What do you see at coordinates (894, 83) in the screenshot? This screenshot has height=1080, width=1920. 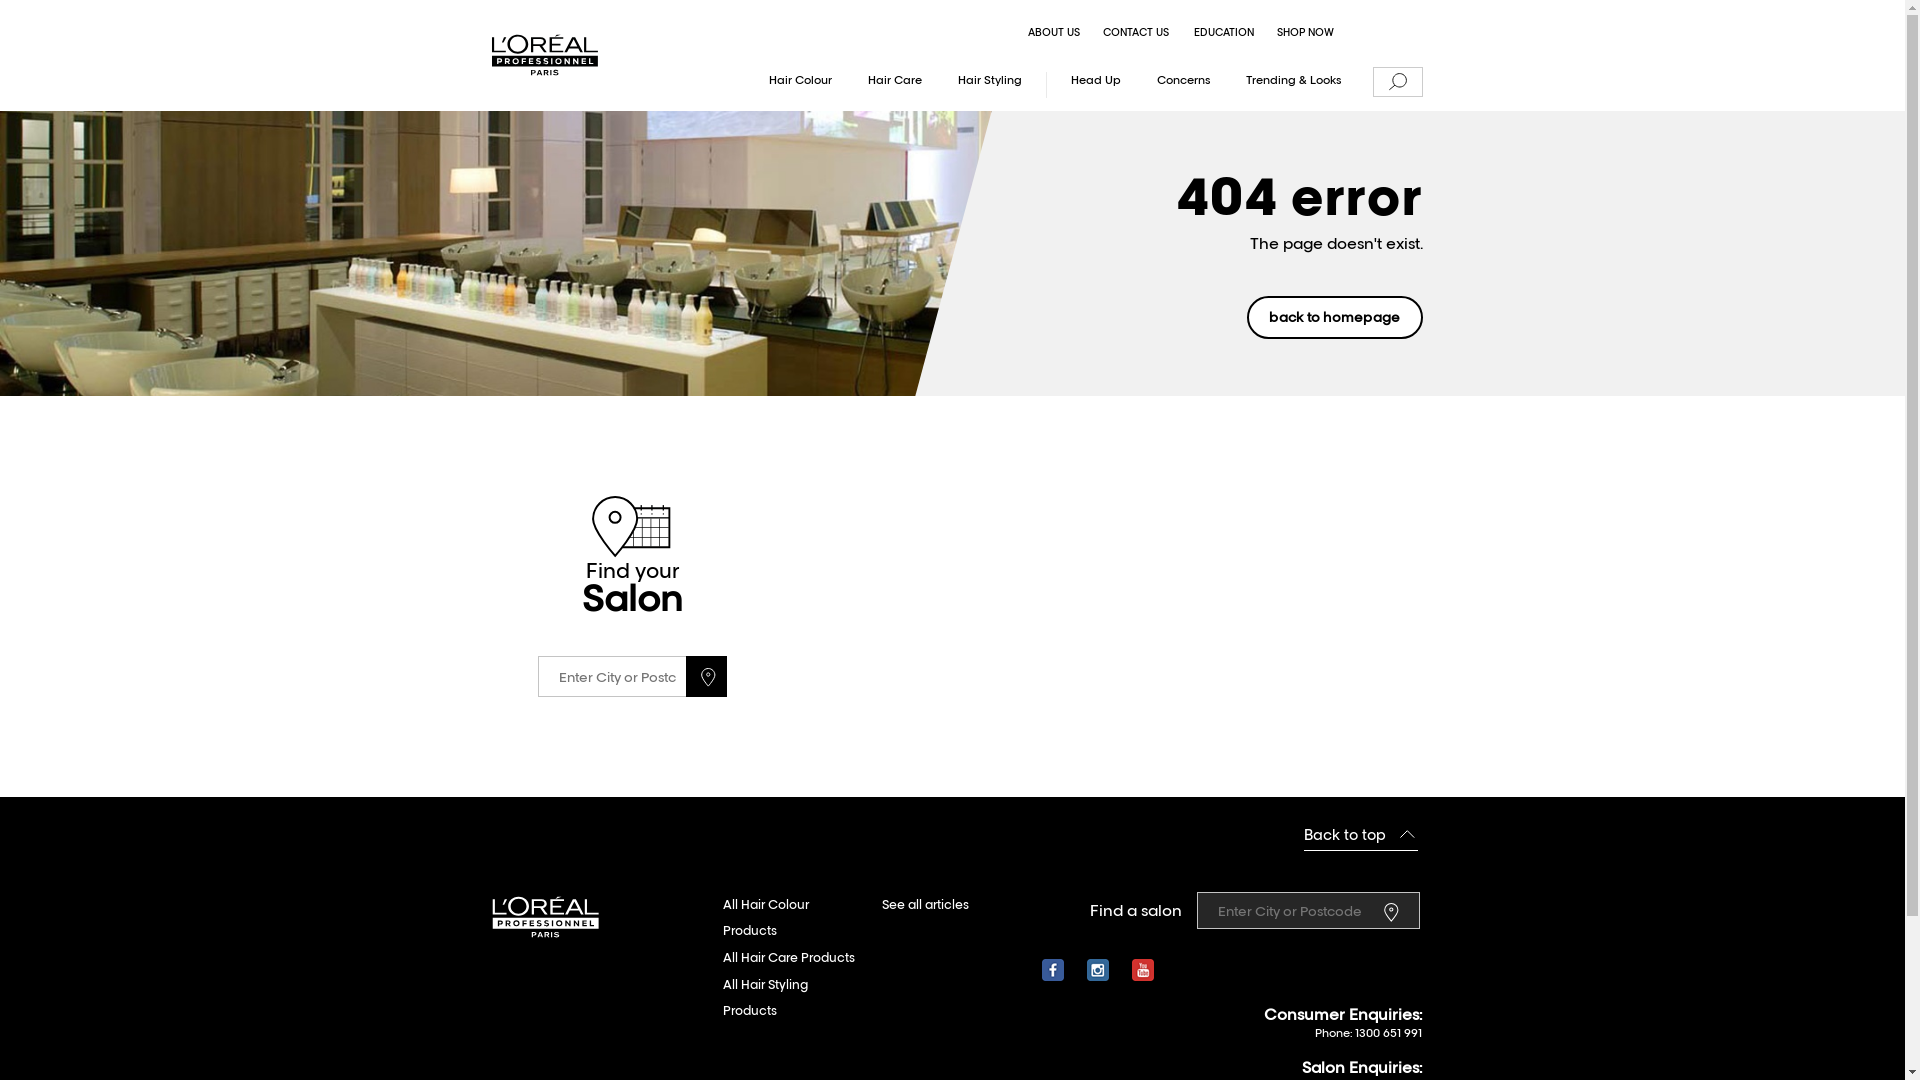 I see `'Hair Care'` at bounding box center [894, 83].